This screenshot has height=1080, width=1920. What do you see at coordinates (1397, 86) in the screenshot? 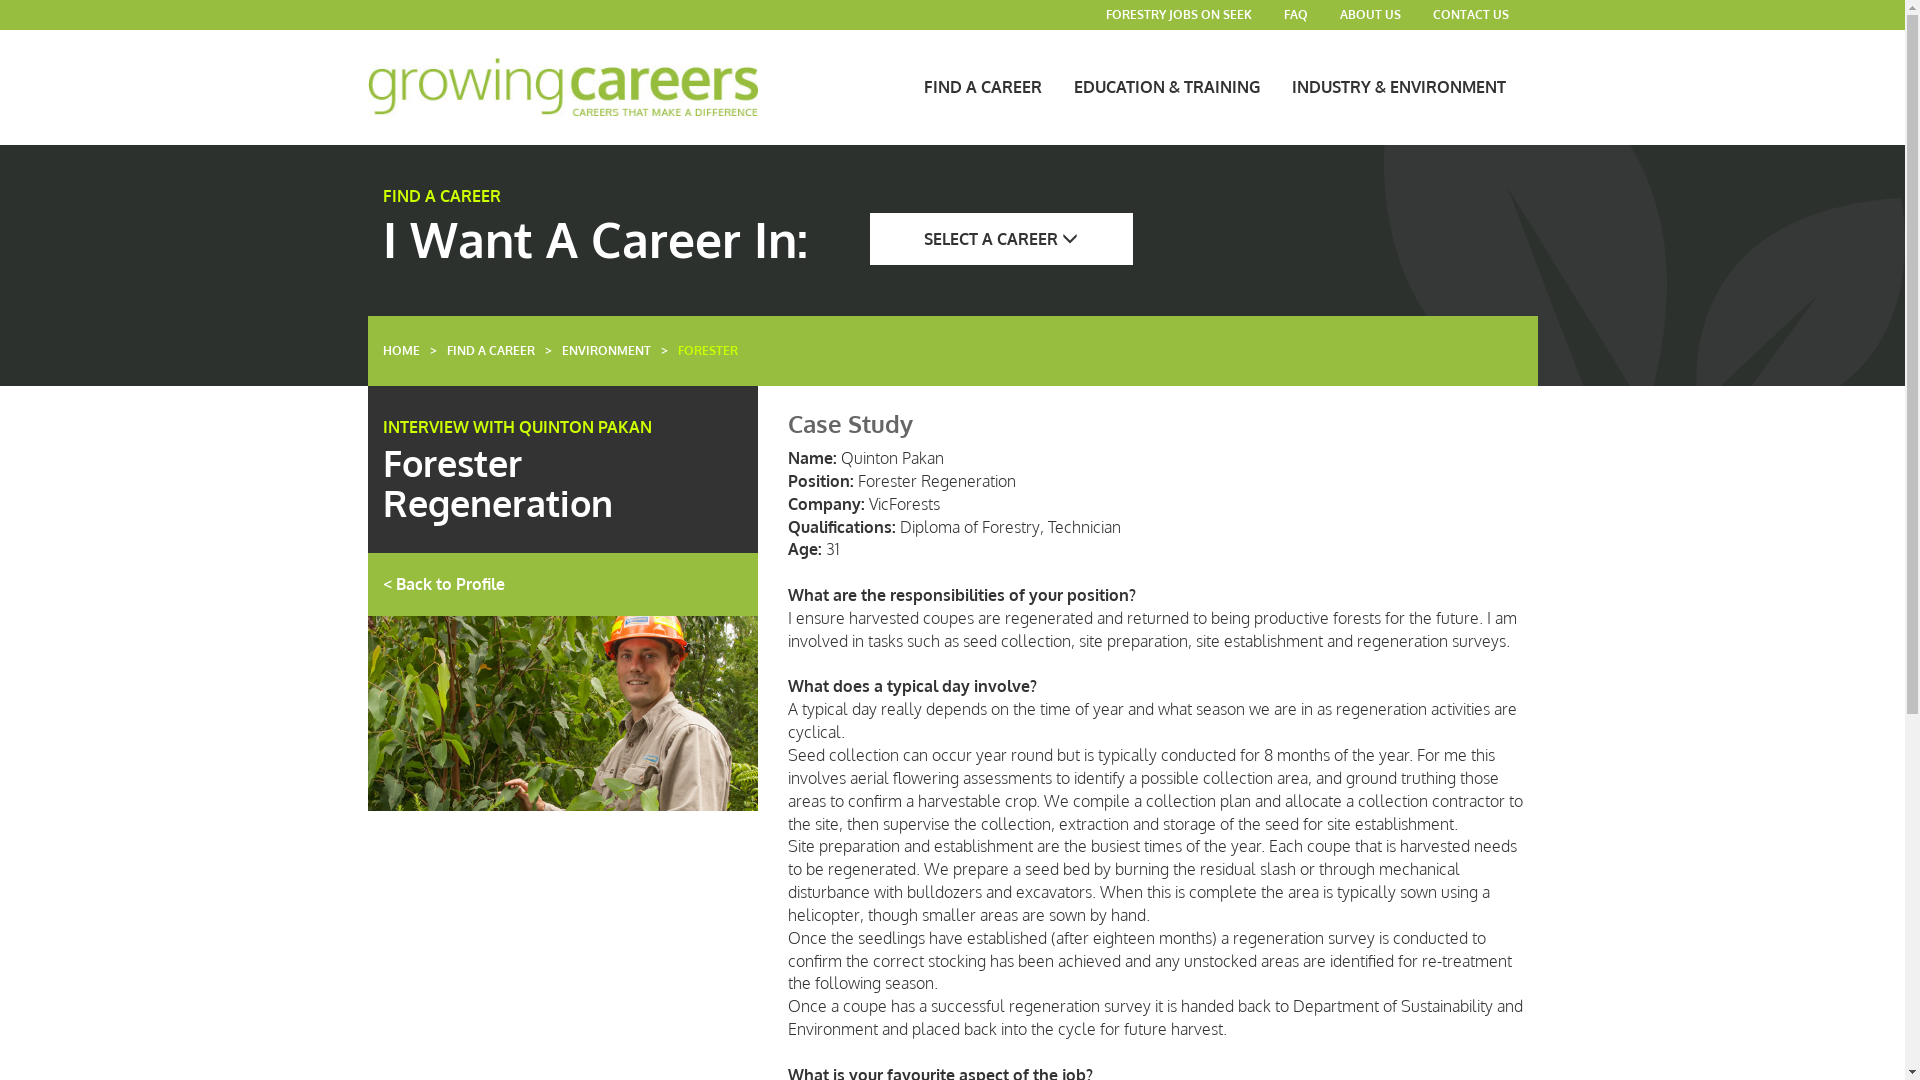
I see `'INDUSTRY & ENVIRONMENT'` at bounding box center [1397, 86].